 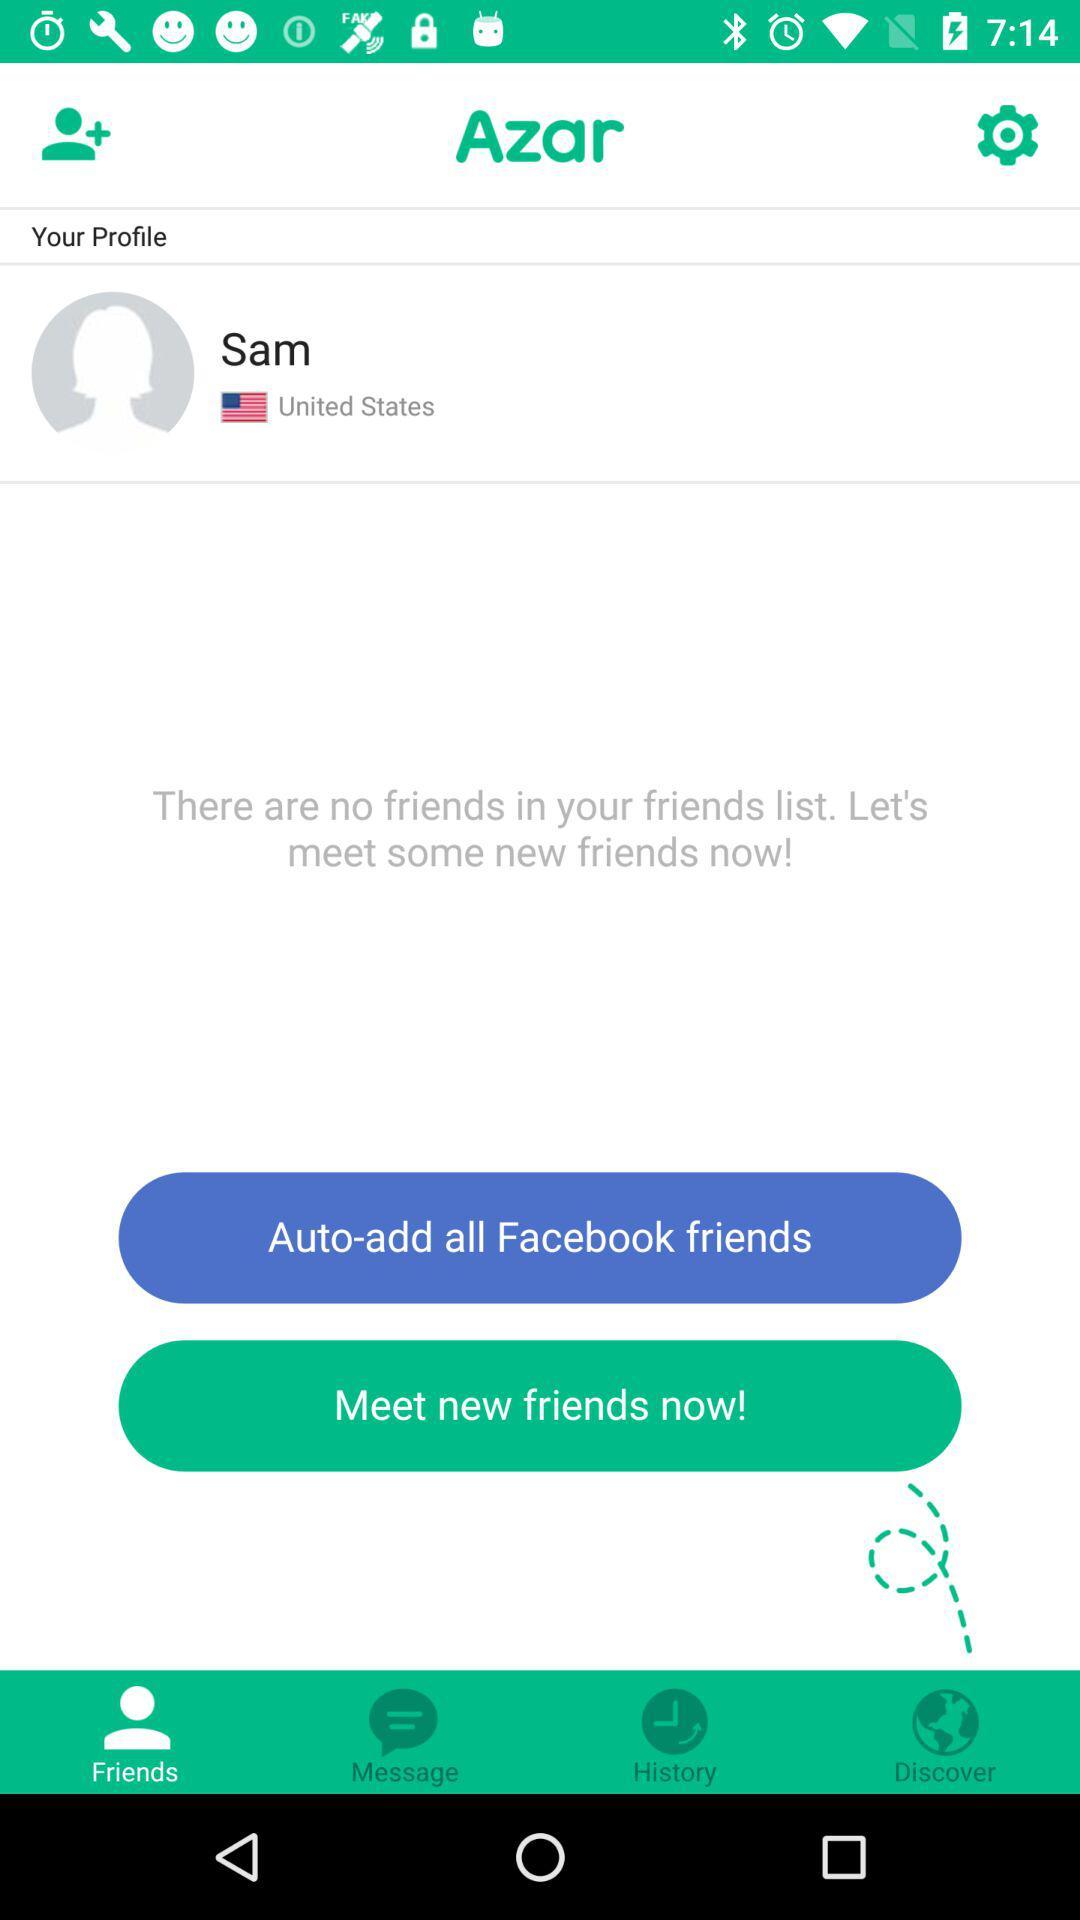 I want to click on item below the there are no icon, so click(x=540, y=1236).